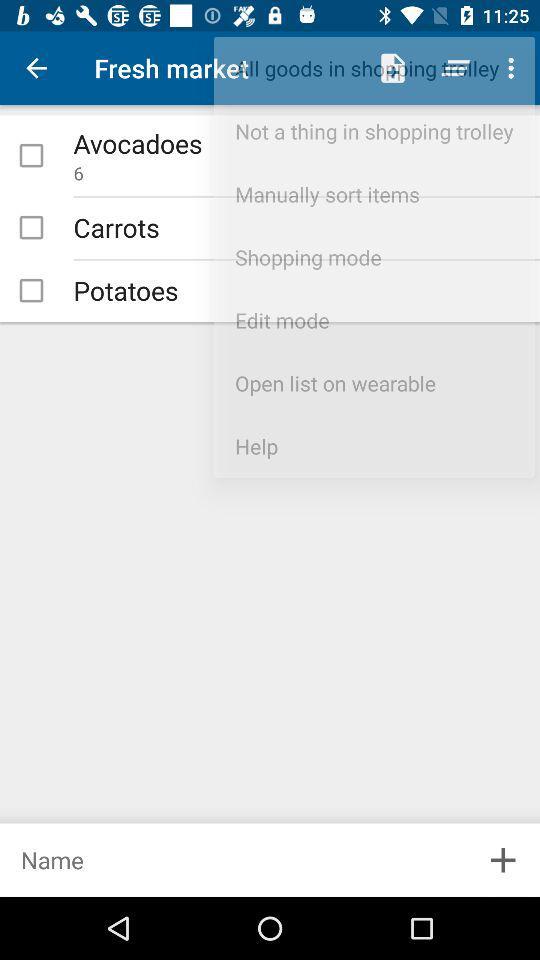 This screenshot has height=960, width=540. What do you see at coordinates (30, 154) in the screenshot?
I see `tick mark` at bounding box center [30, 154].